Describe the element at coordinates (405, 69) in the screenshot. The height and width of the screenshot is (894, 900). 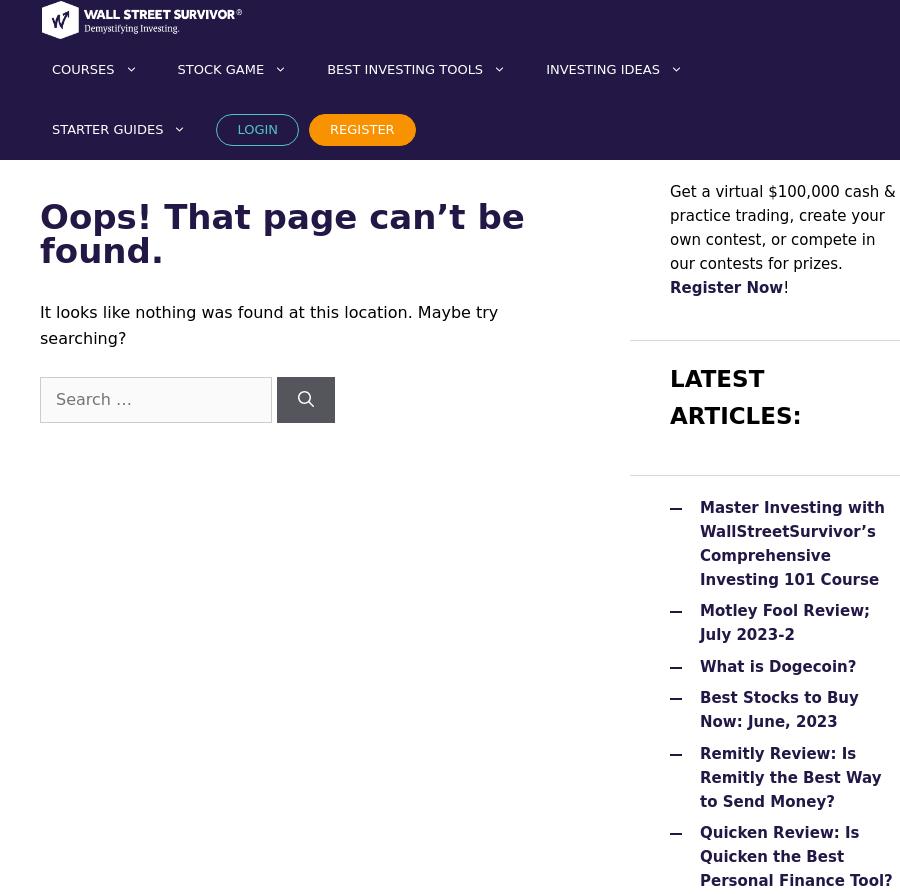
I see `'Best Investing Tools'` at that location.